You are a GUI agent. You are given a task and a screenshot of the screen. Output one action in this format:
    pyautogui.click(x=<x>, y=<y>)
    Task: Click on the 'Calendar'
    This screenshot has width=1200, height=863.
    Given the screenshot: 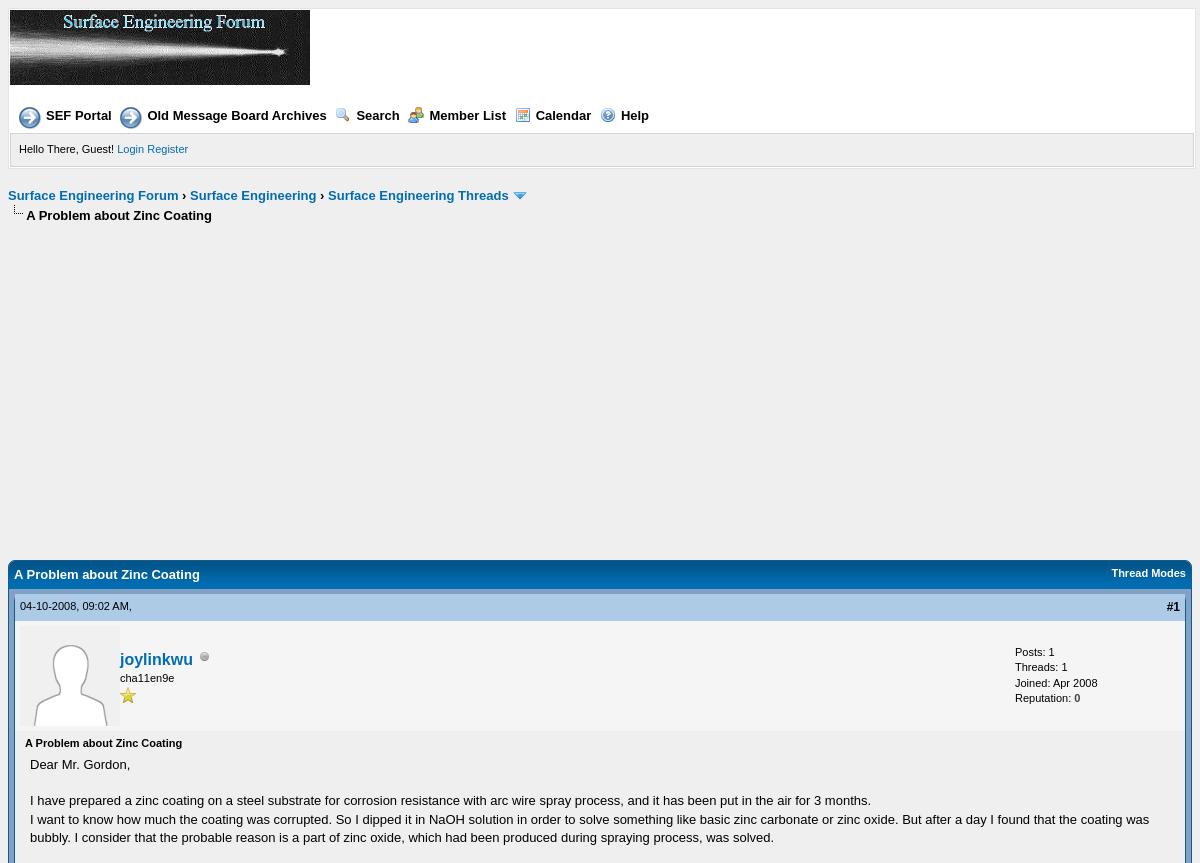 What is the action you would take?
    pyautogui.click(x=562, y=114)
    